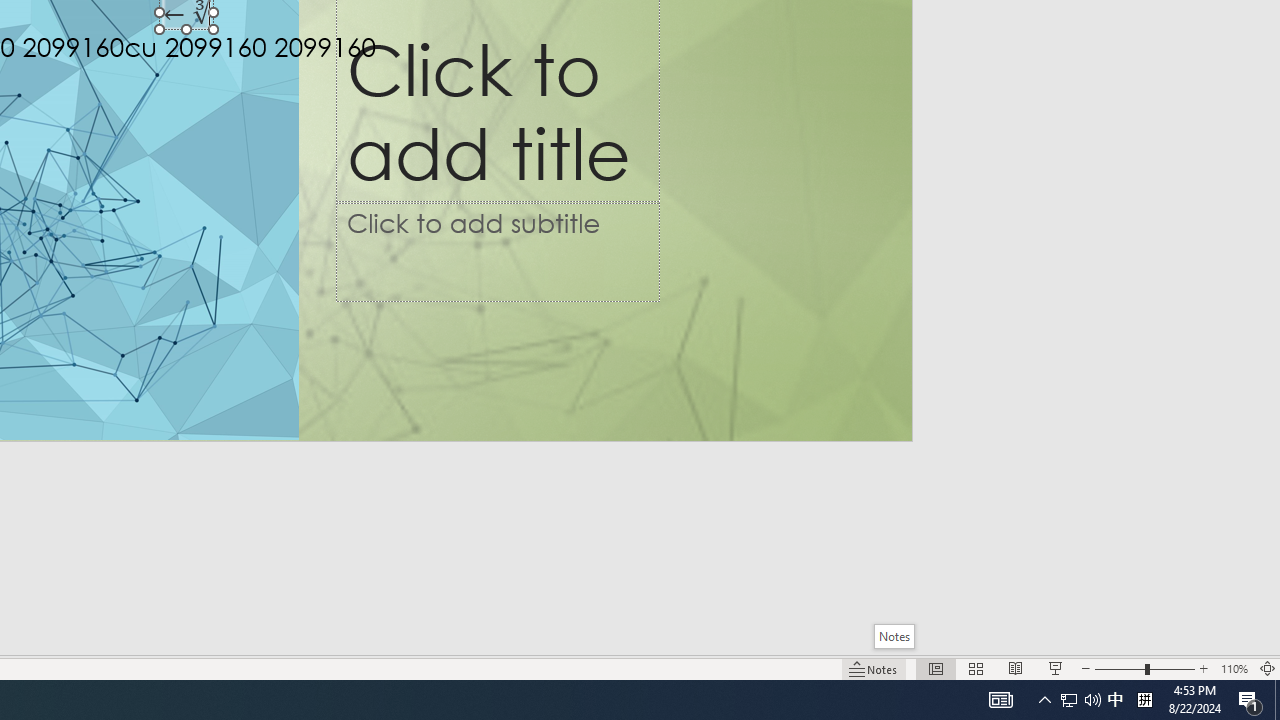 The width and height of the screenshot is (1280, 720). I want to click on 'Zoom 110%', so click(1233, 669).